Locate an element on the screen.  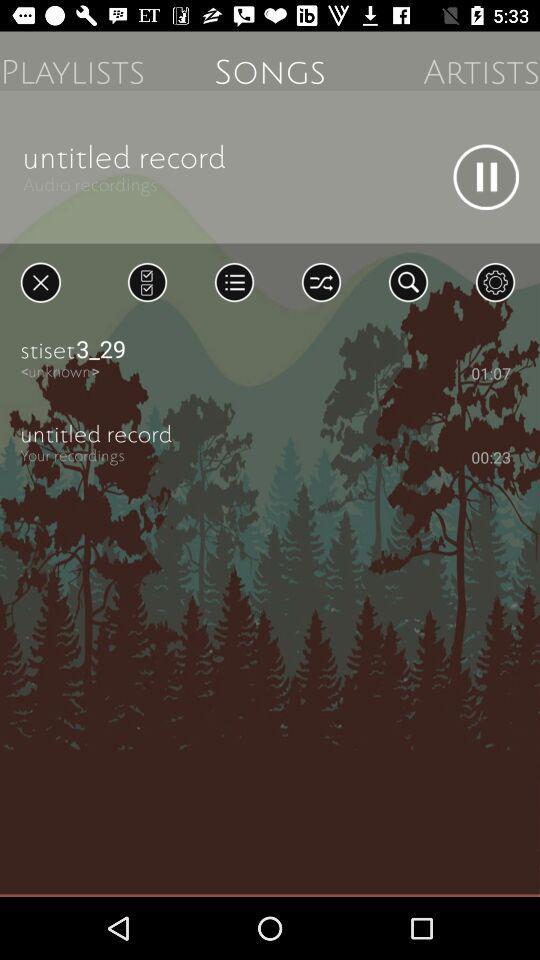
message button is located at coordinates (146, 281).